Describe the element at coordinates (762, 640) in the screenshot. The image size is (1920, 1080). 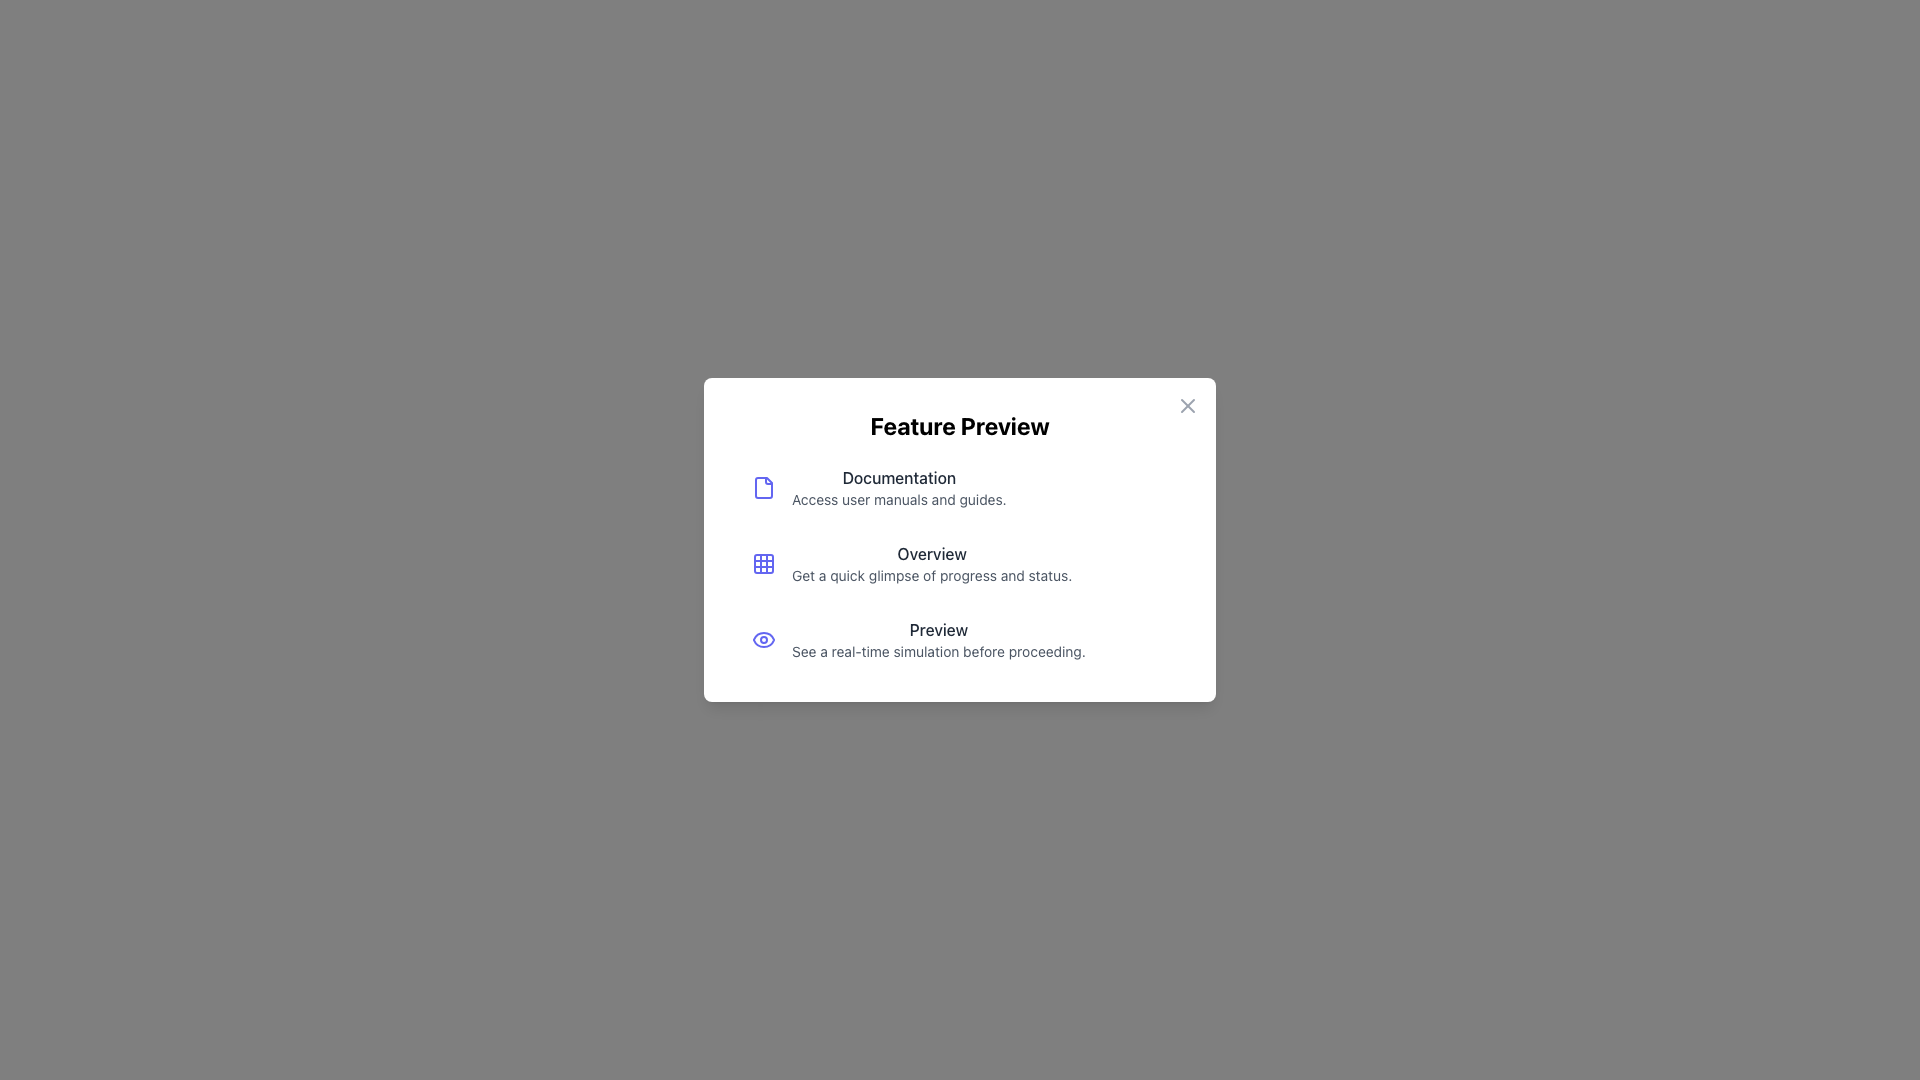
I see `the rounded 'eye' icon with a blue color located within the 'Preview' option of the 'Feature Preview' interface section, which is the third option in the row and positioned on the left side of the 'Preview' label text` at that location.